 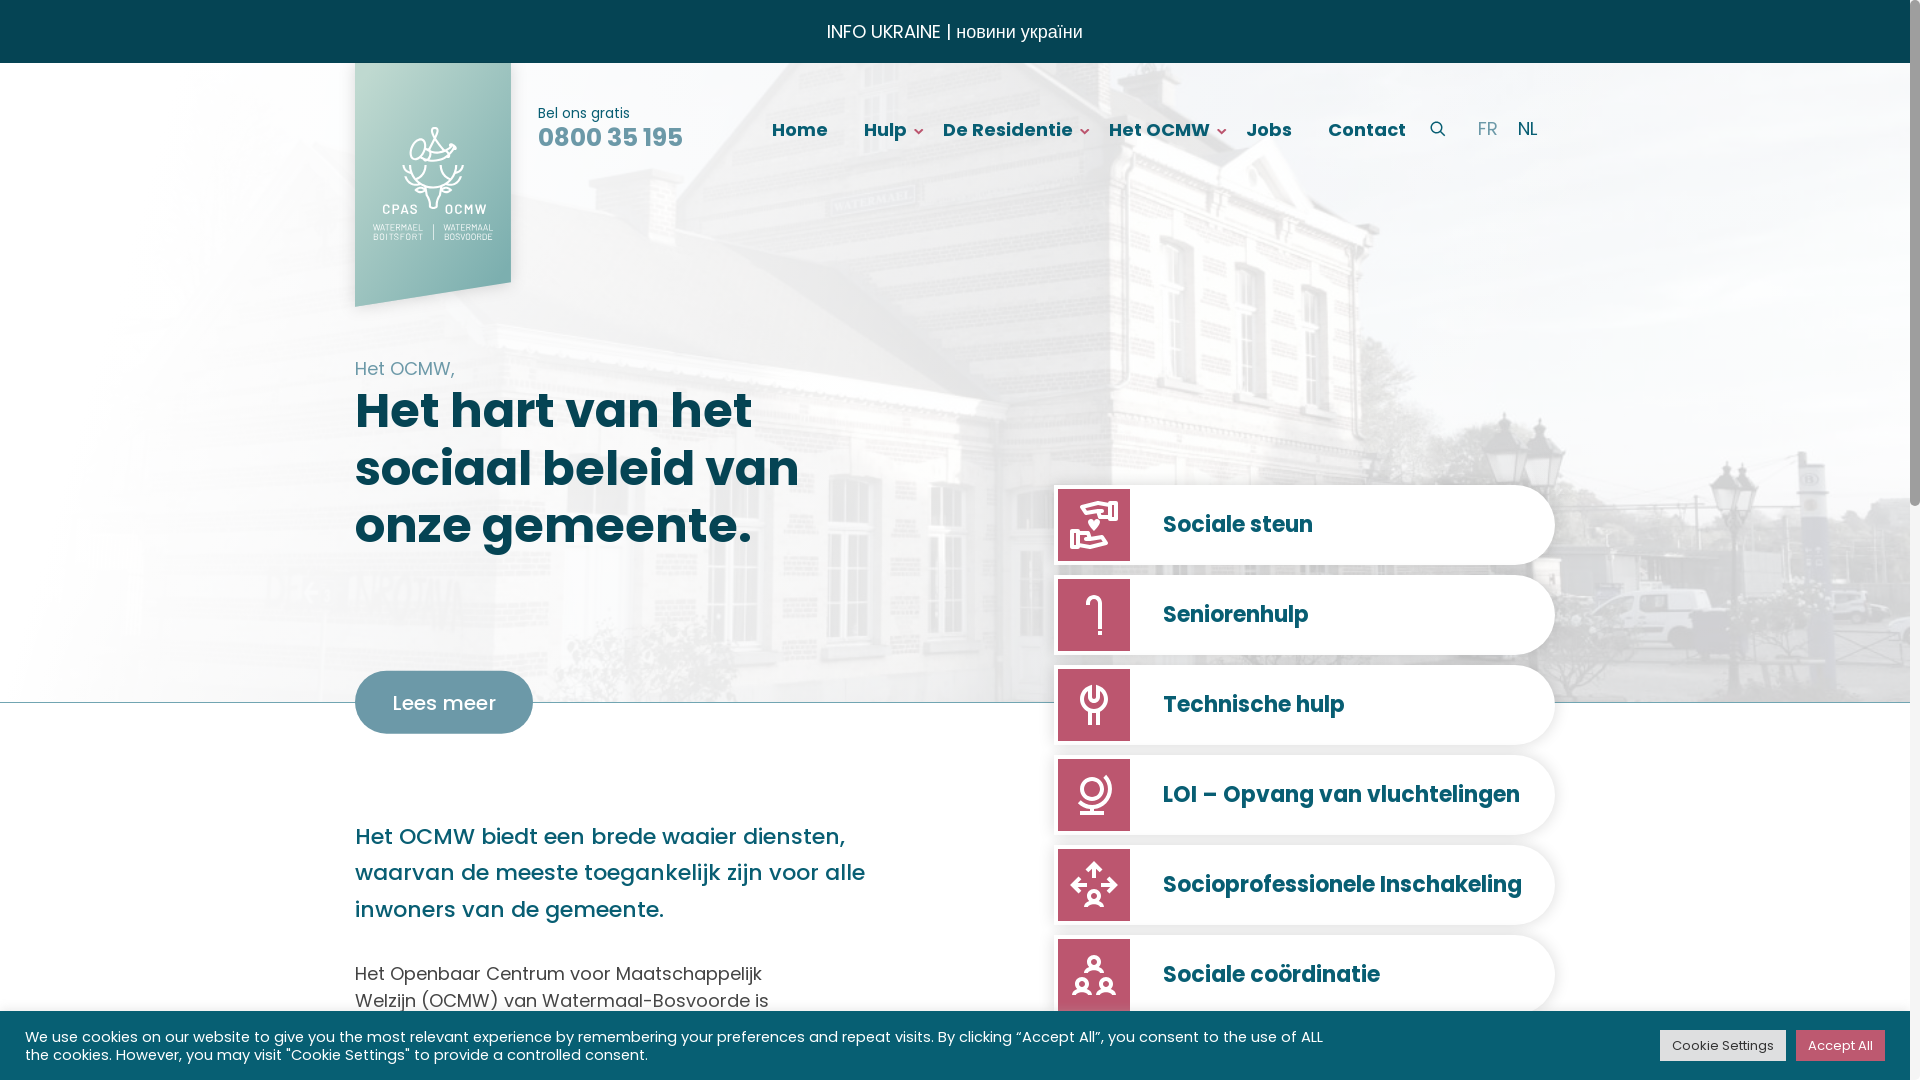 I want to click on 'FR', so click(x=1488, y=128).